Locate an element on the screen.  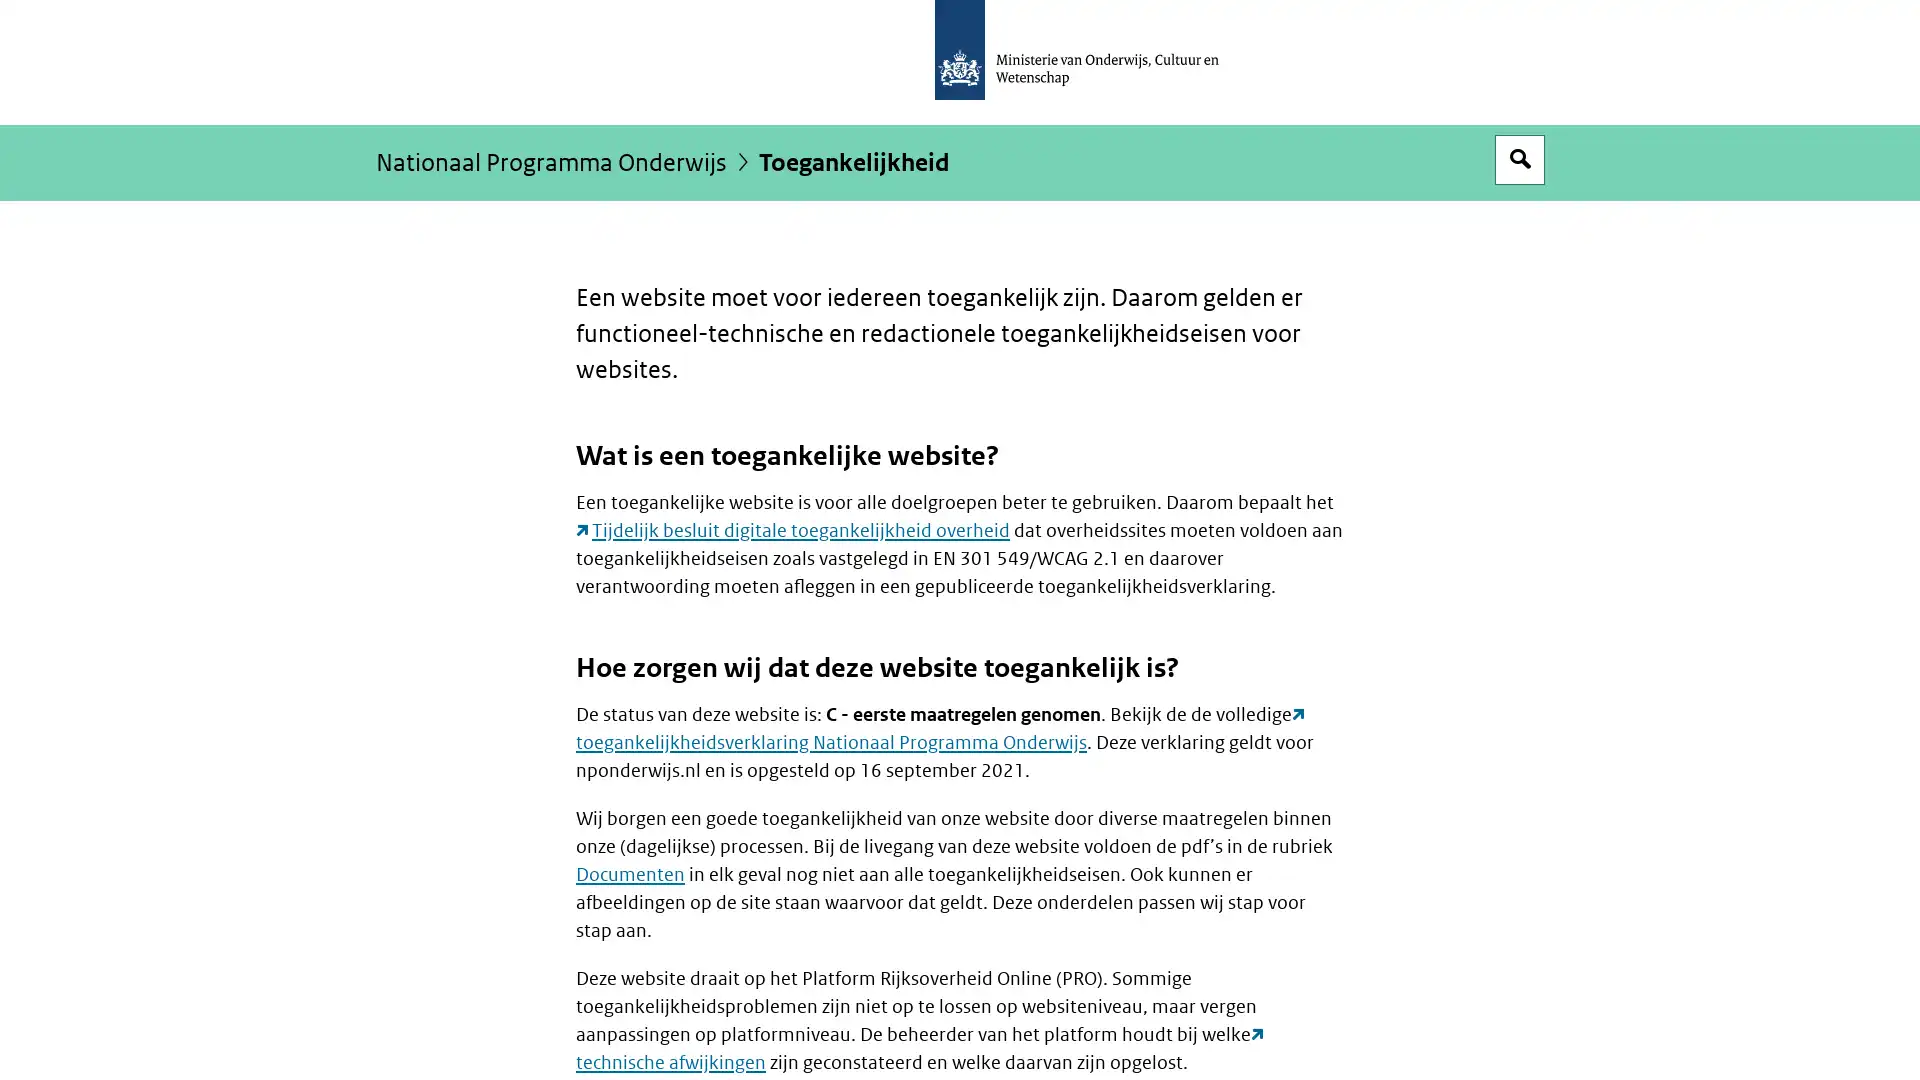
Open zoekveld is located at coordinates (1520, 158).